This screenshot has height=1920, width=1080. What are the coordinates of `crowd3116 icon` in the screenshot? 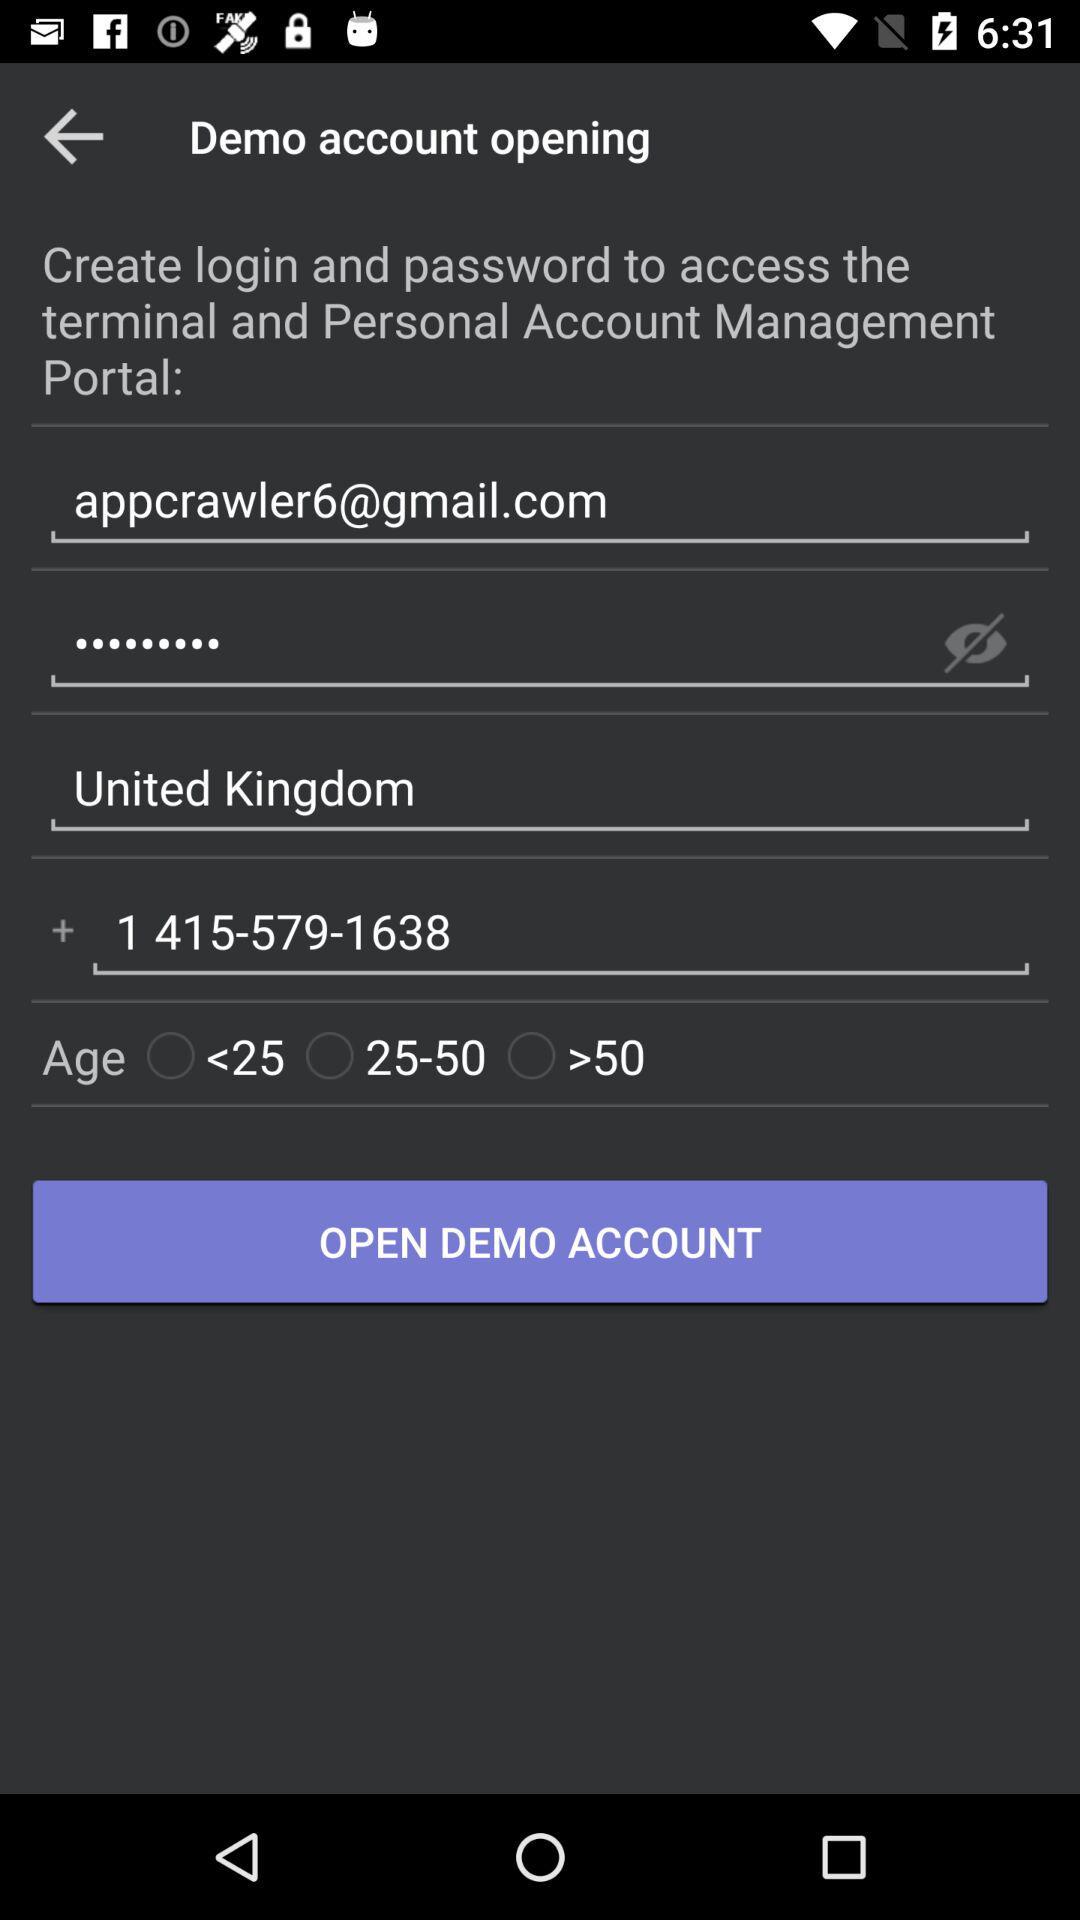 It's located at (540, 643).